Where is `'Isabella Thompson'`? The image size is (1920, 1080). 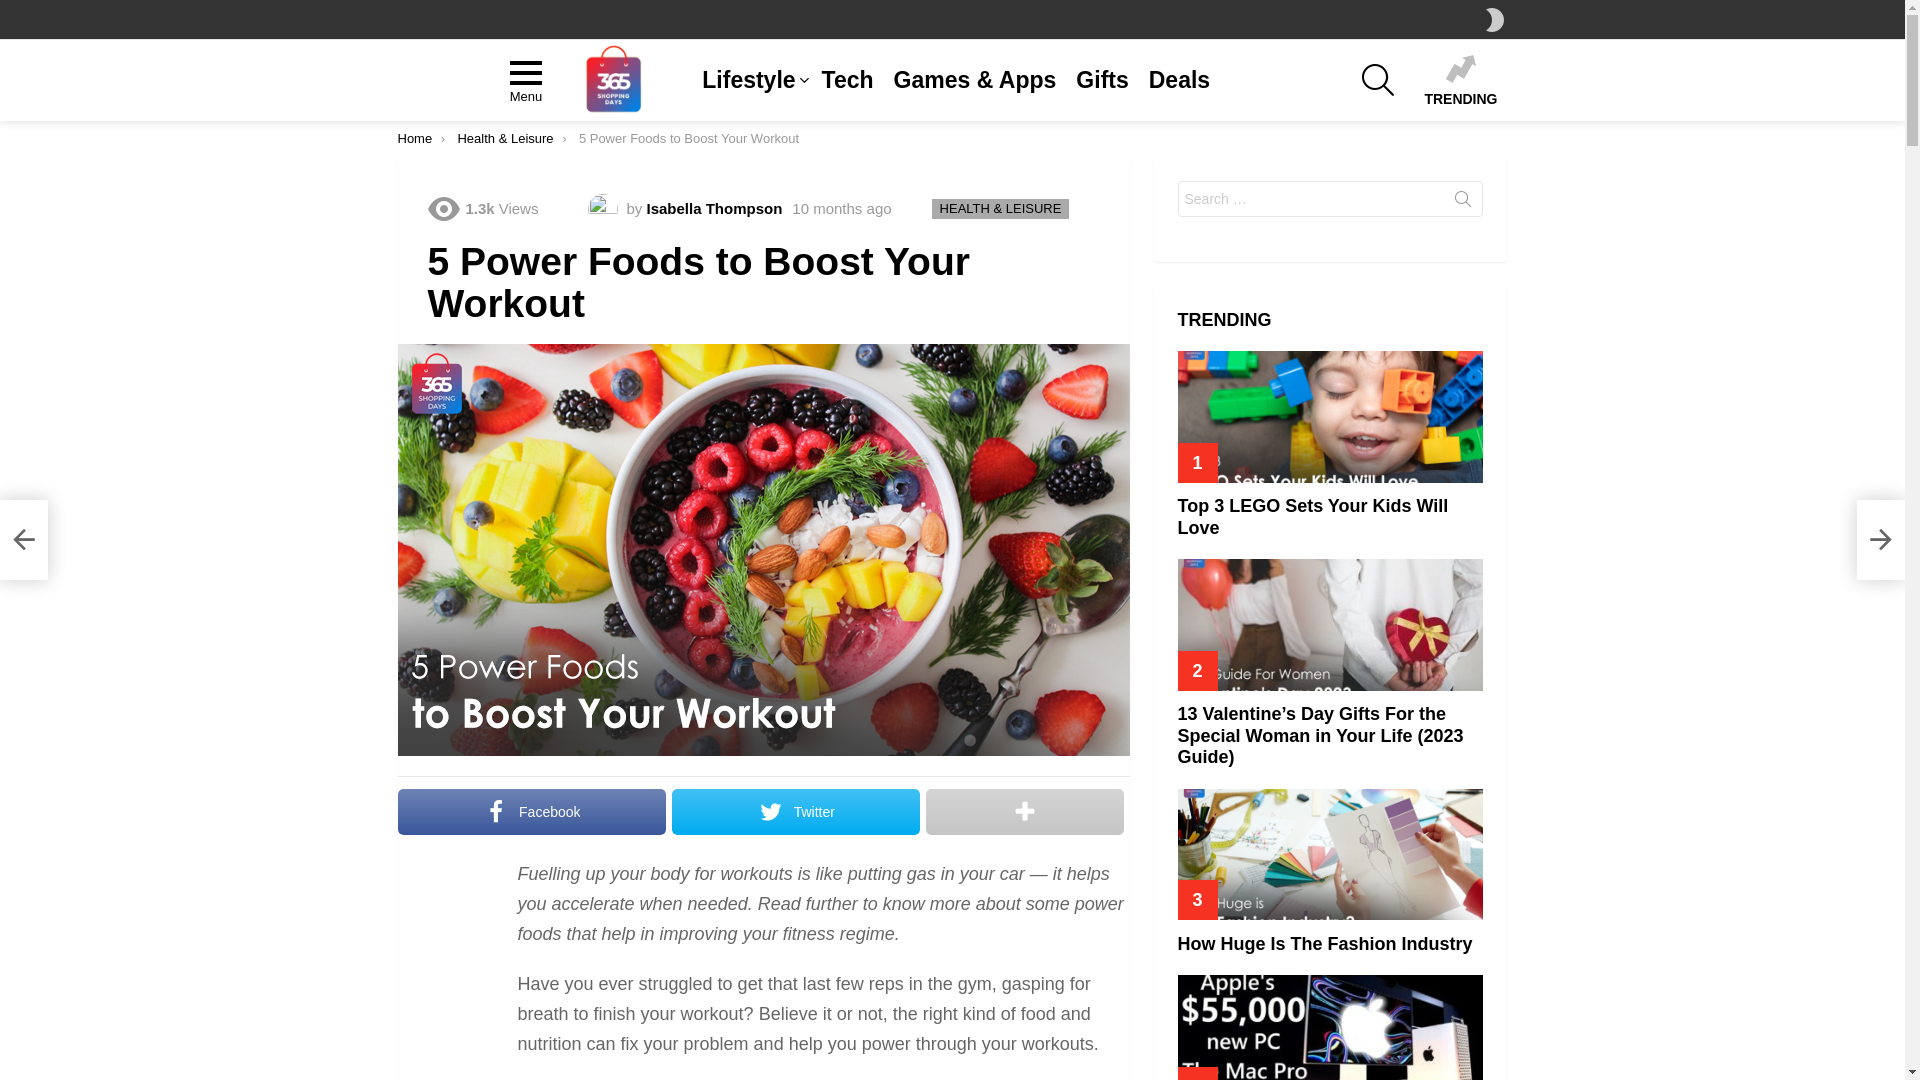 'Isabella Thompson' is located at coordinates (714, 208).